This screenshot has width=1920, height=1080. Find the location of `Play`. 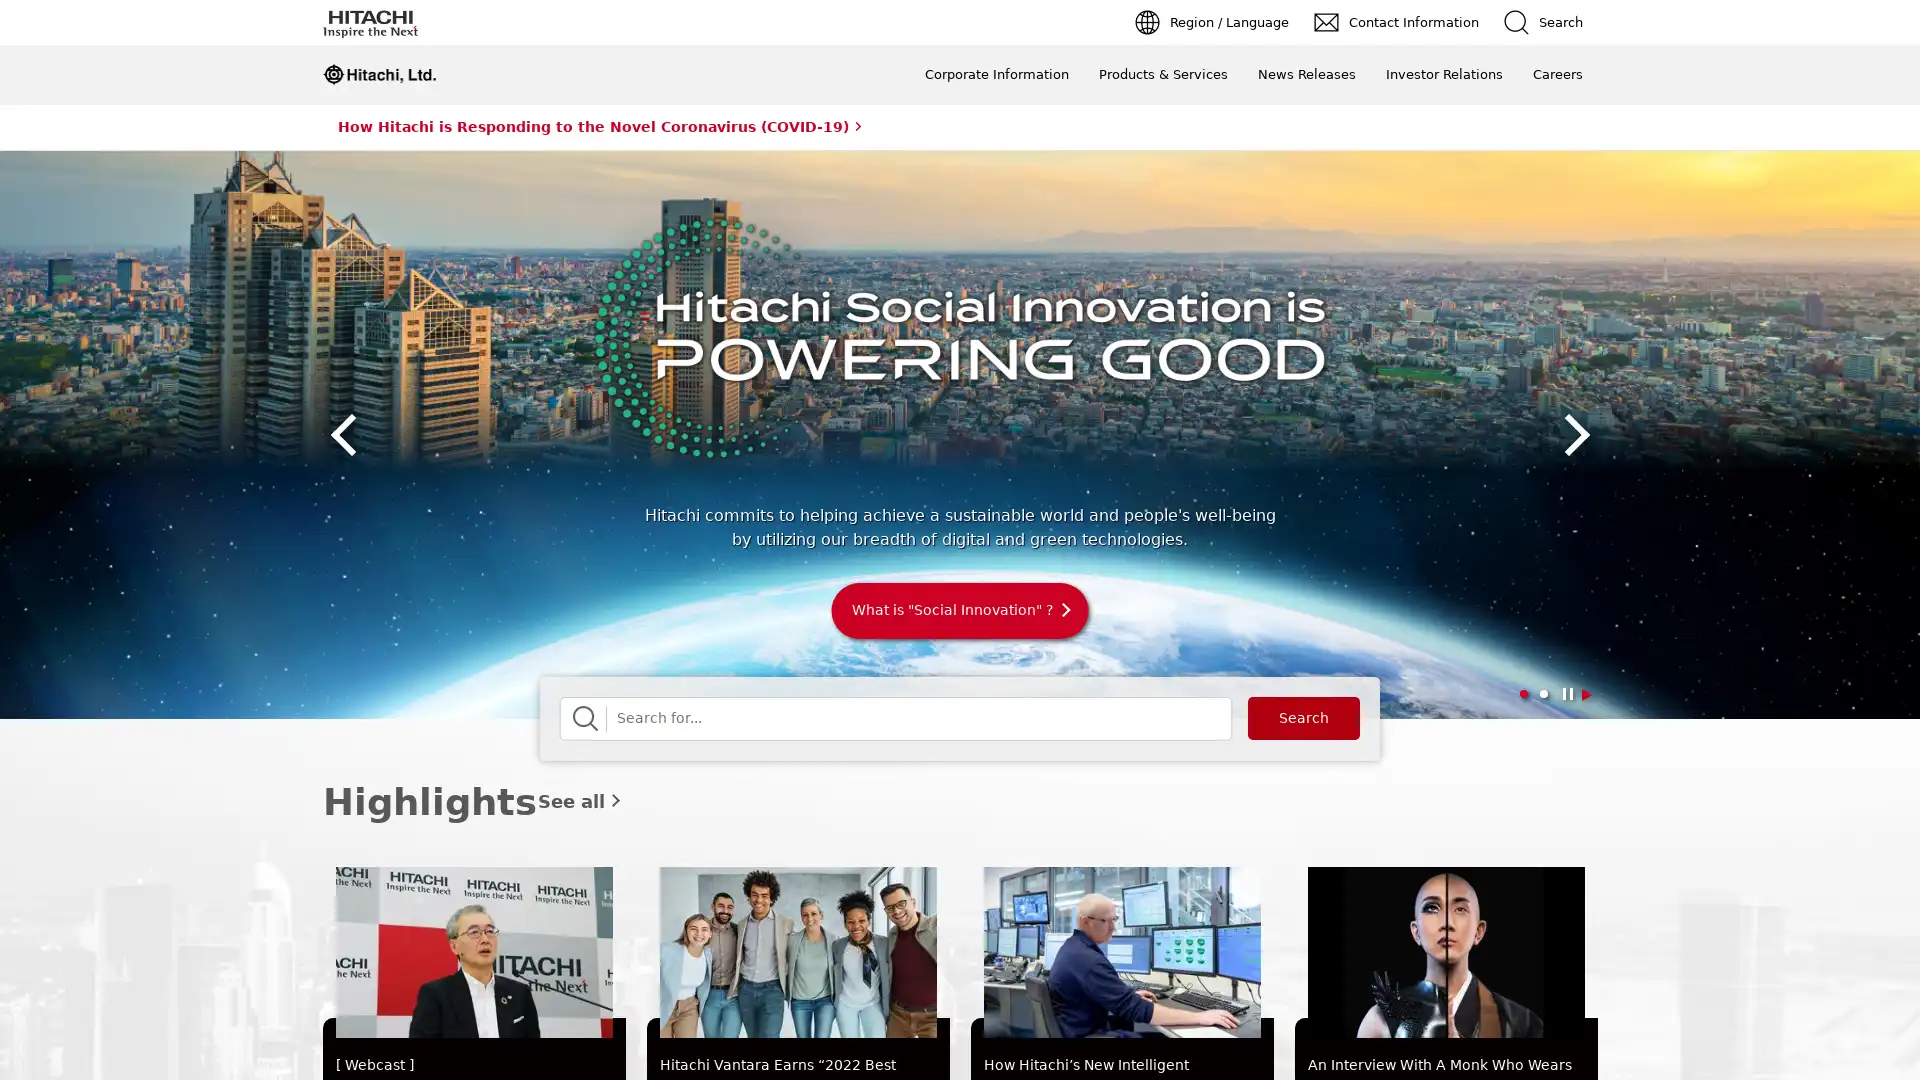

Play is located at coordinates (1565, 693).